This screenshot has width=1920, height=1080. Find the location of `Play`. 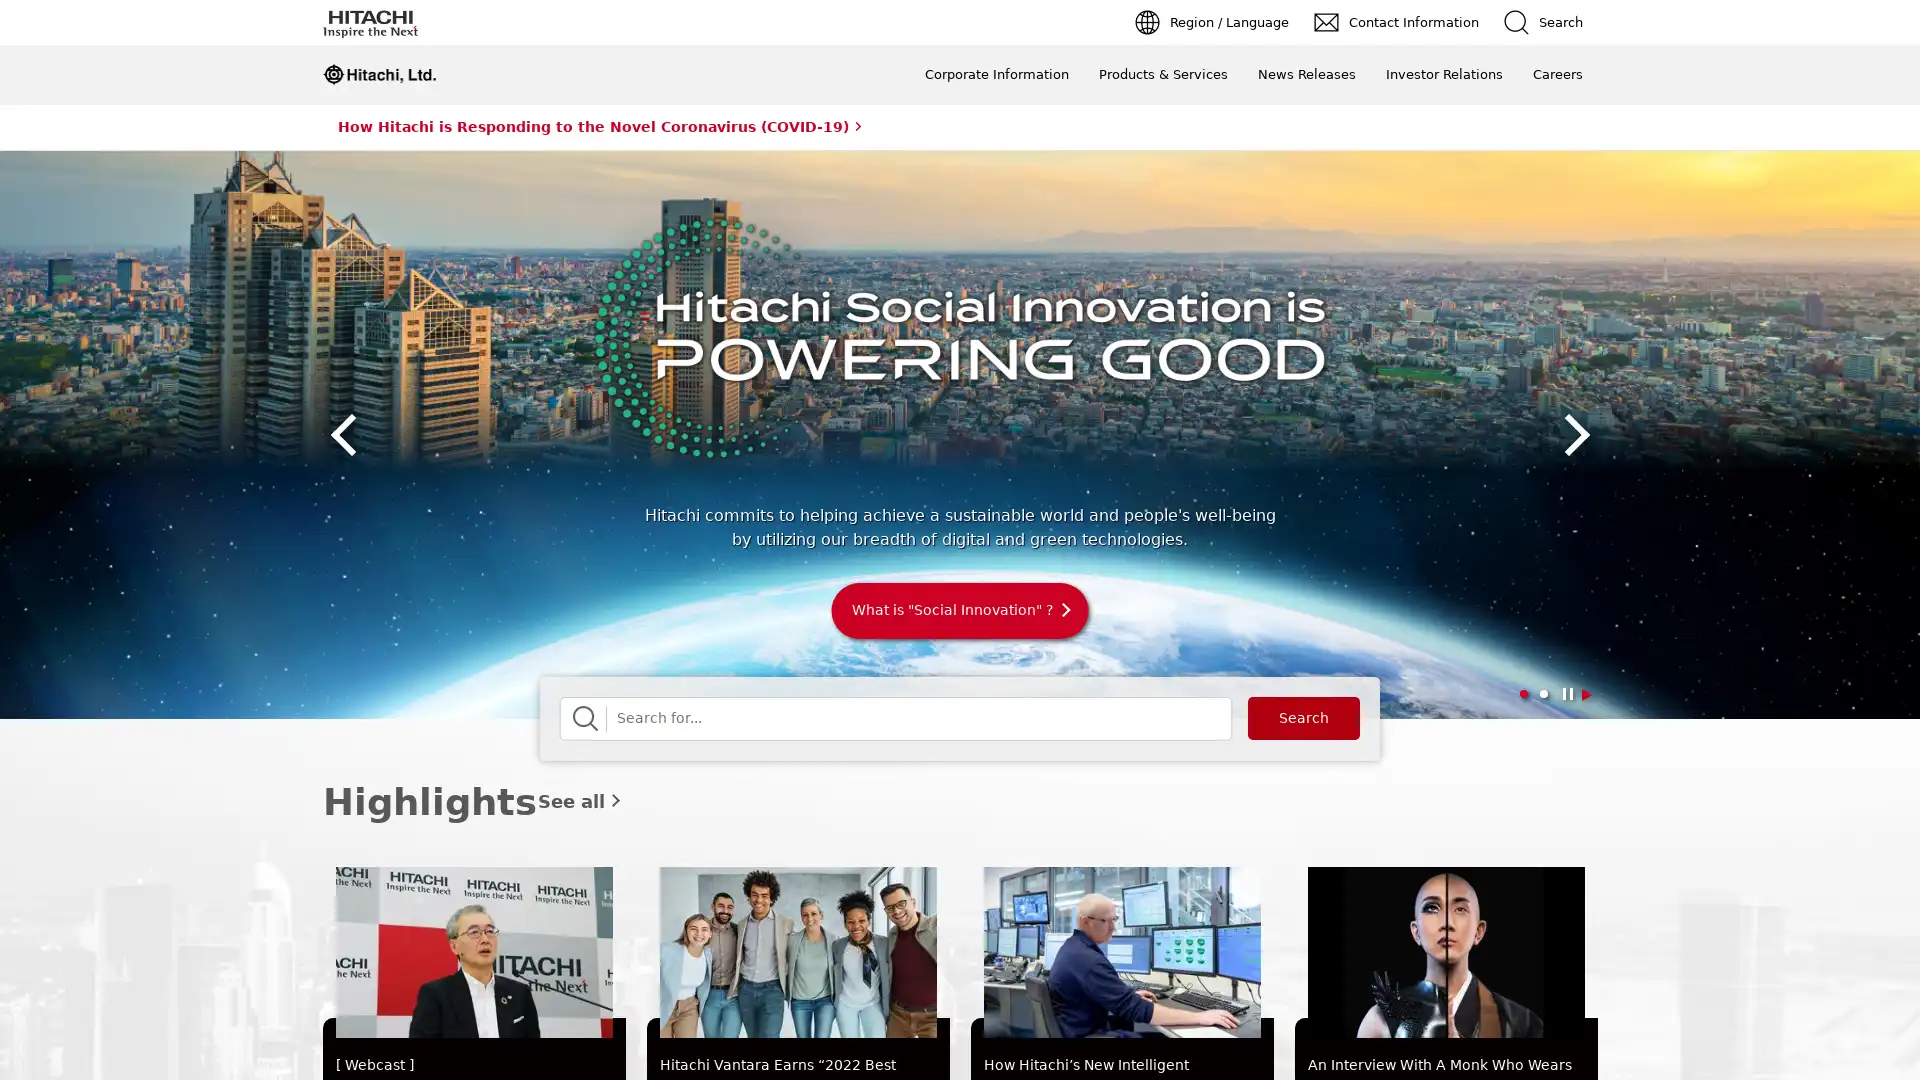

Play is located at coordinates (1565, 693).